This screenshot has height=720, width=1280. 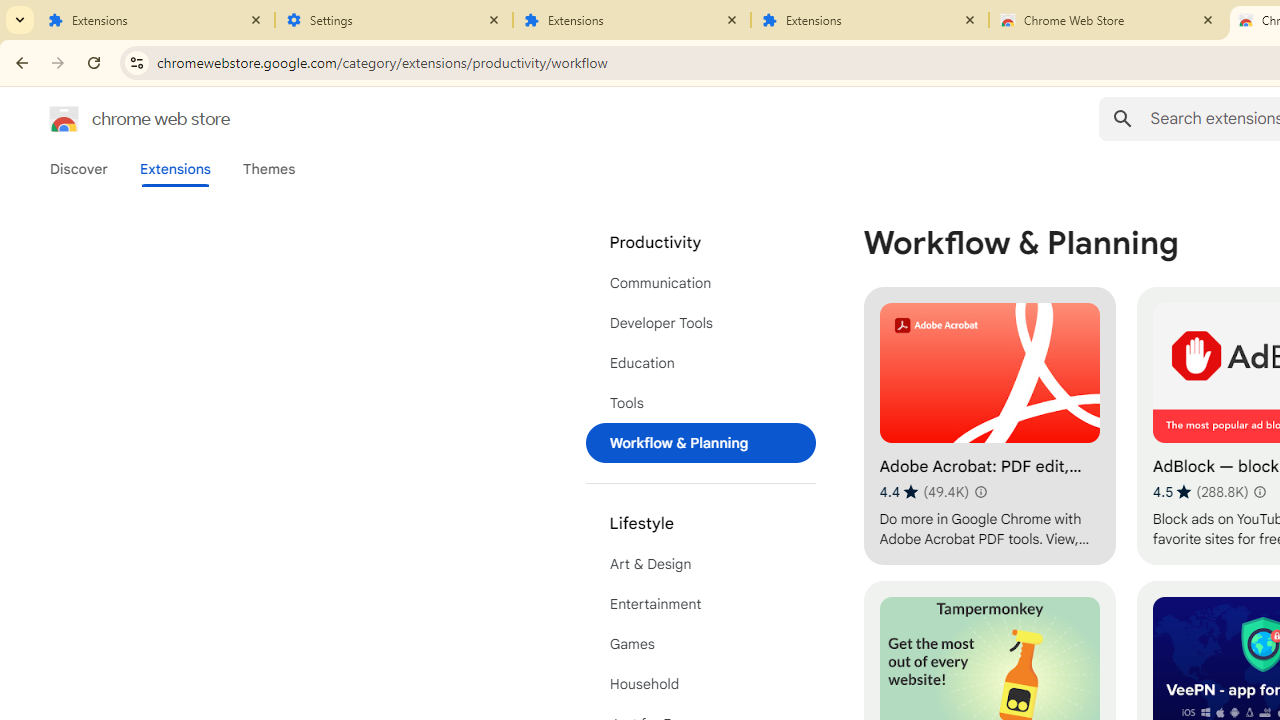 I want to click on 'Education', so click(x=700, y=362).